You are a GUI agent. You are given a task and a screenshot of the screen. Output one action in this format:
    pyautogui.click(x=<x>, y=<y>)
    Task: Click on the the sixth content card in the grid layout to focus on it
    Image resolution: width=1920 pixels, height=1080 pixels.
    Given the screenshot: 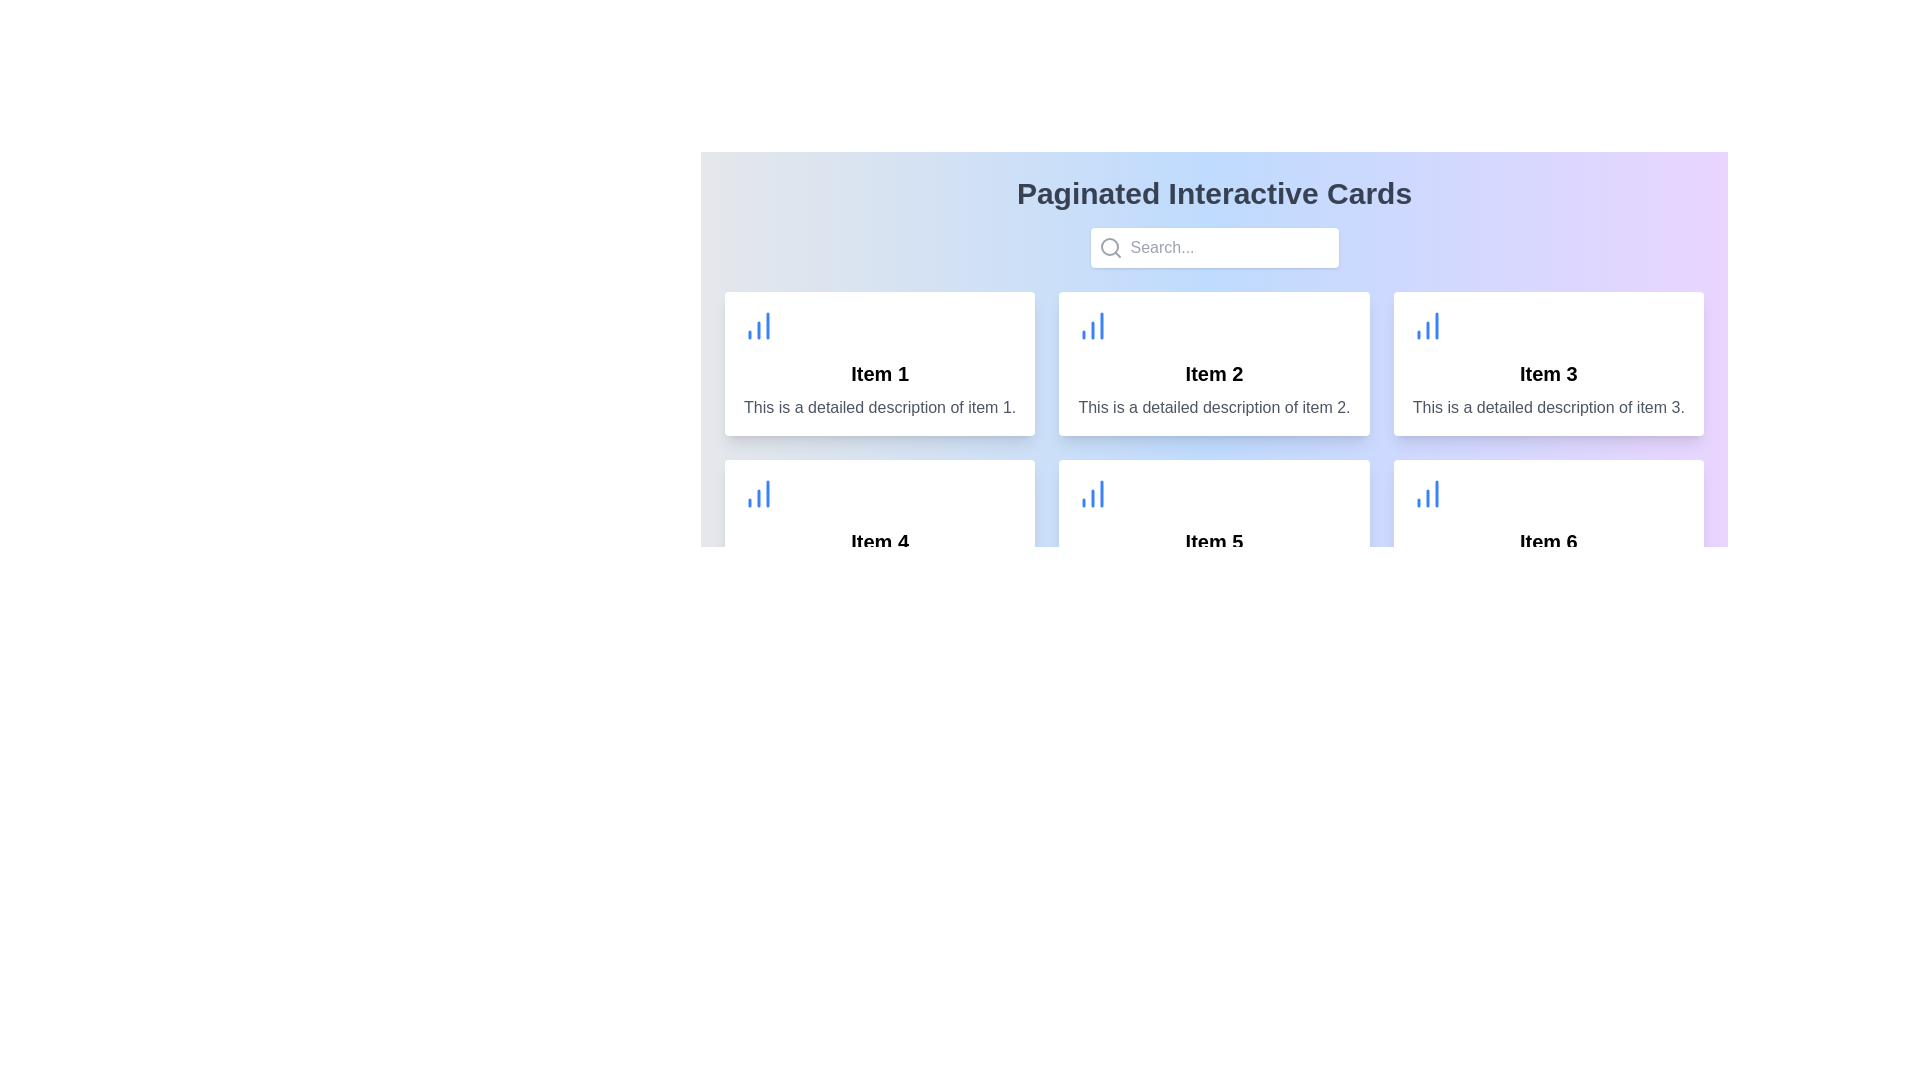 What is the action you would take?
    pyautogui.click(x=1547, y=531)
    